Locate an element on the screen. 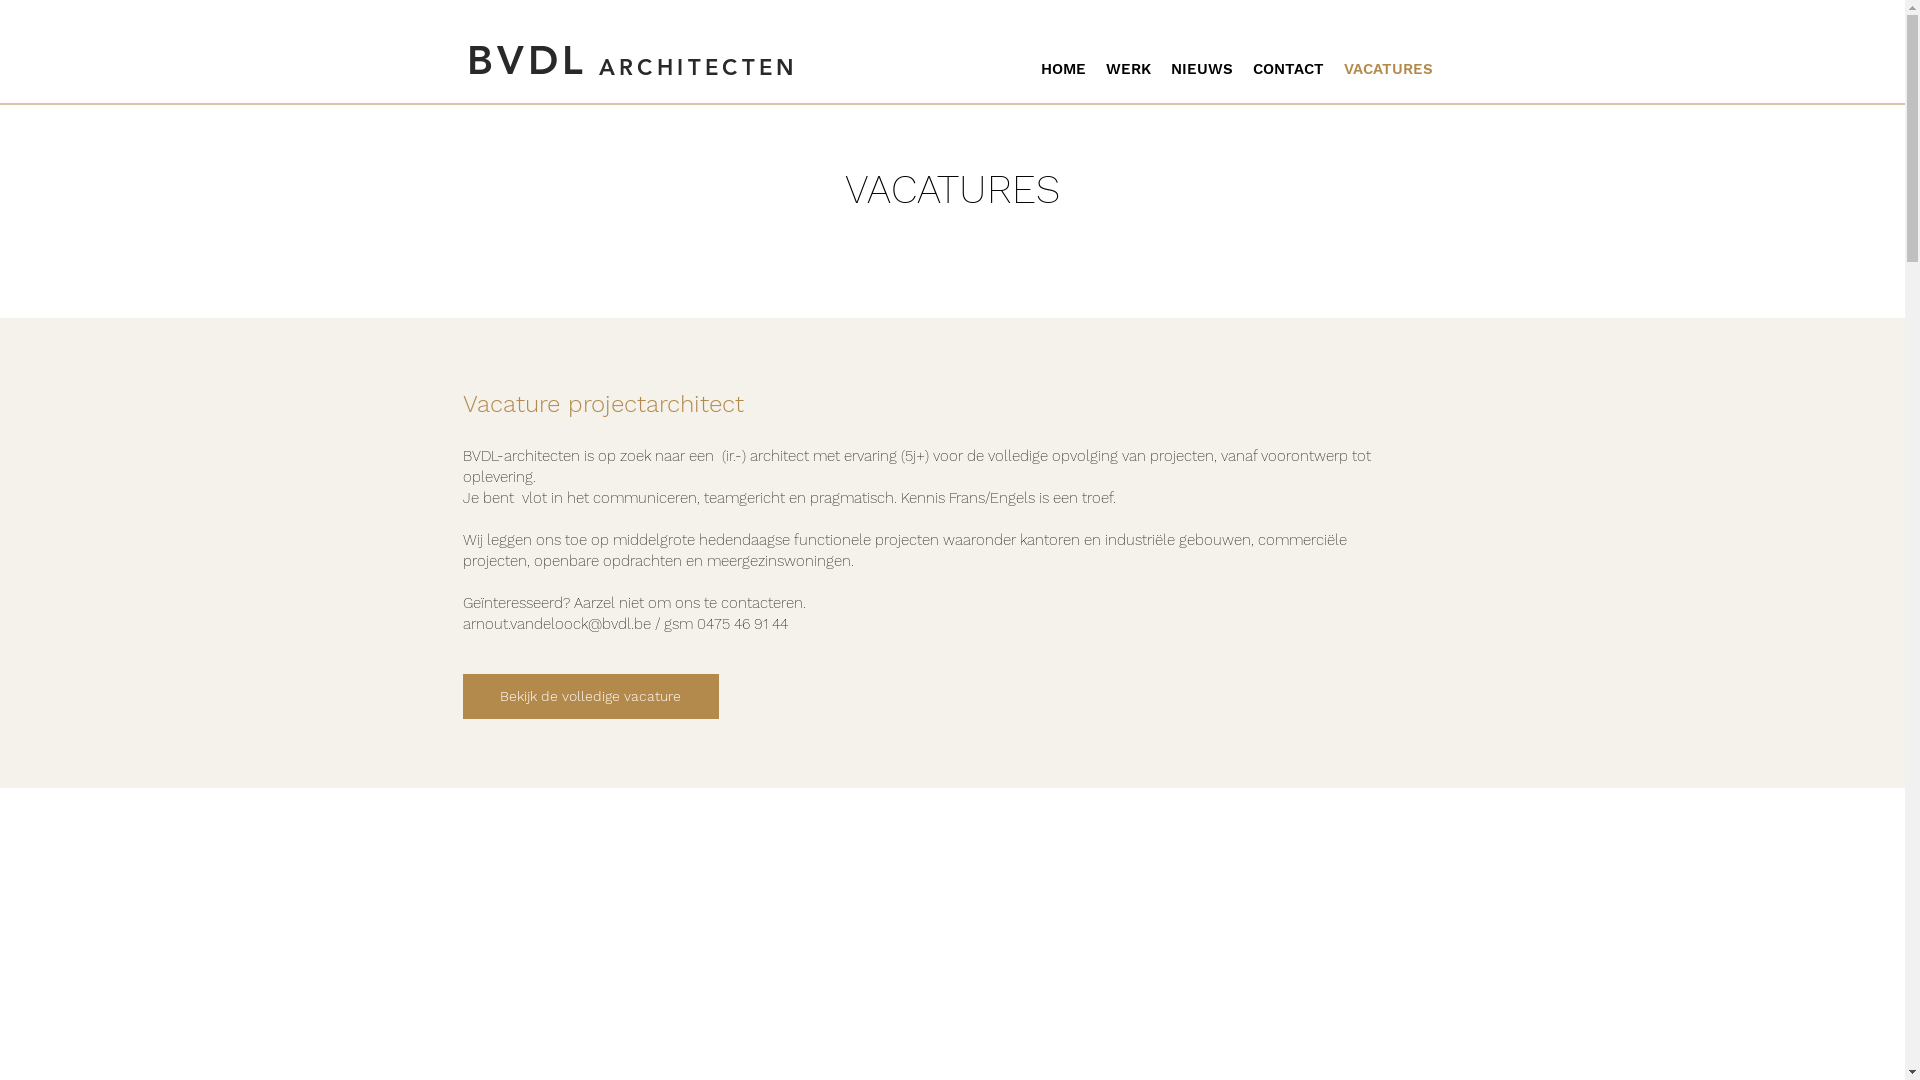 The height and width of the screenshot is (1080, 1920). 'WERK' is located at coordinates (1128, 68).